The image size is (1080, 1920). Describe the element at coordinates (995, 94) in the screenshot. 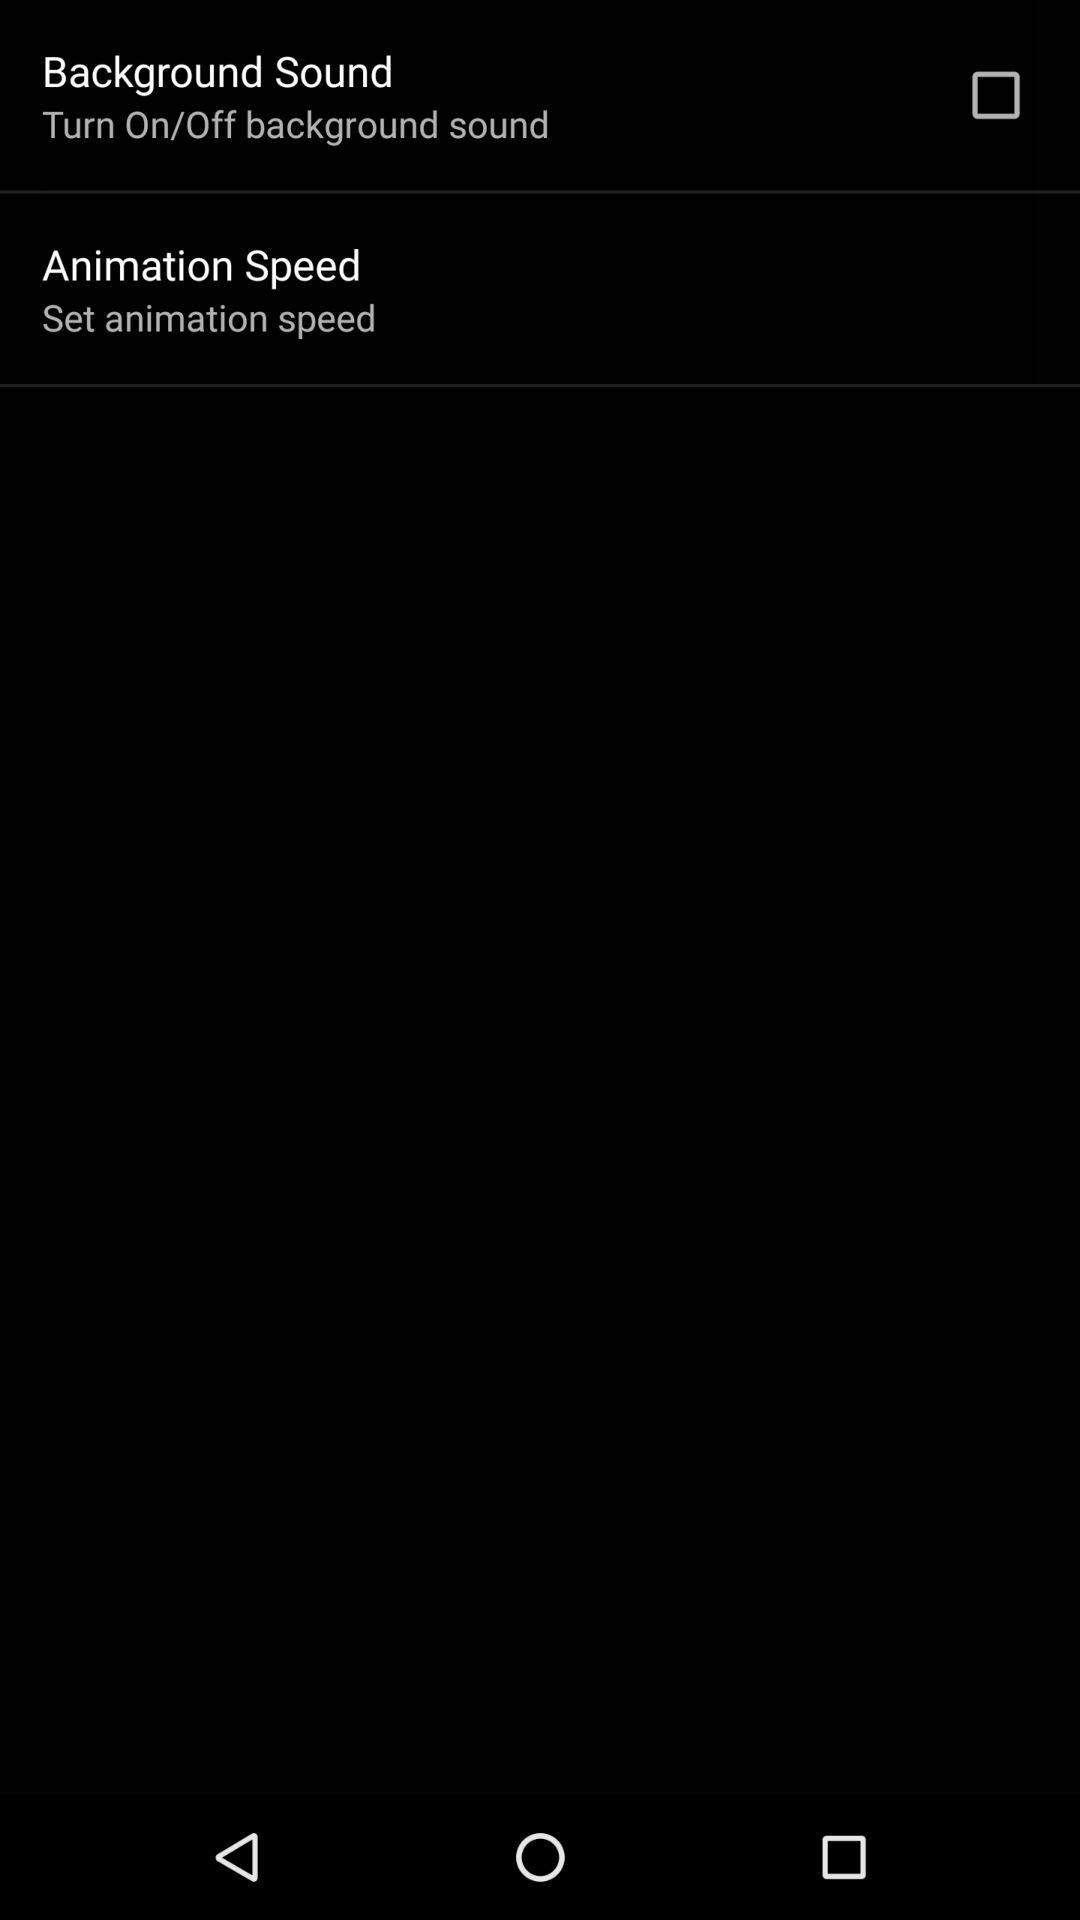

I see `app next to turn on off item` at that location.